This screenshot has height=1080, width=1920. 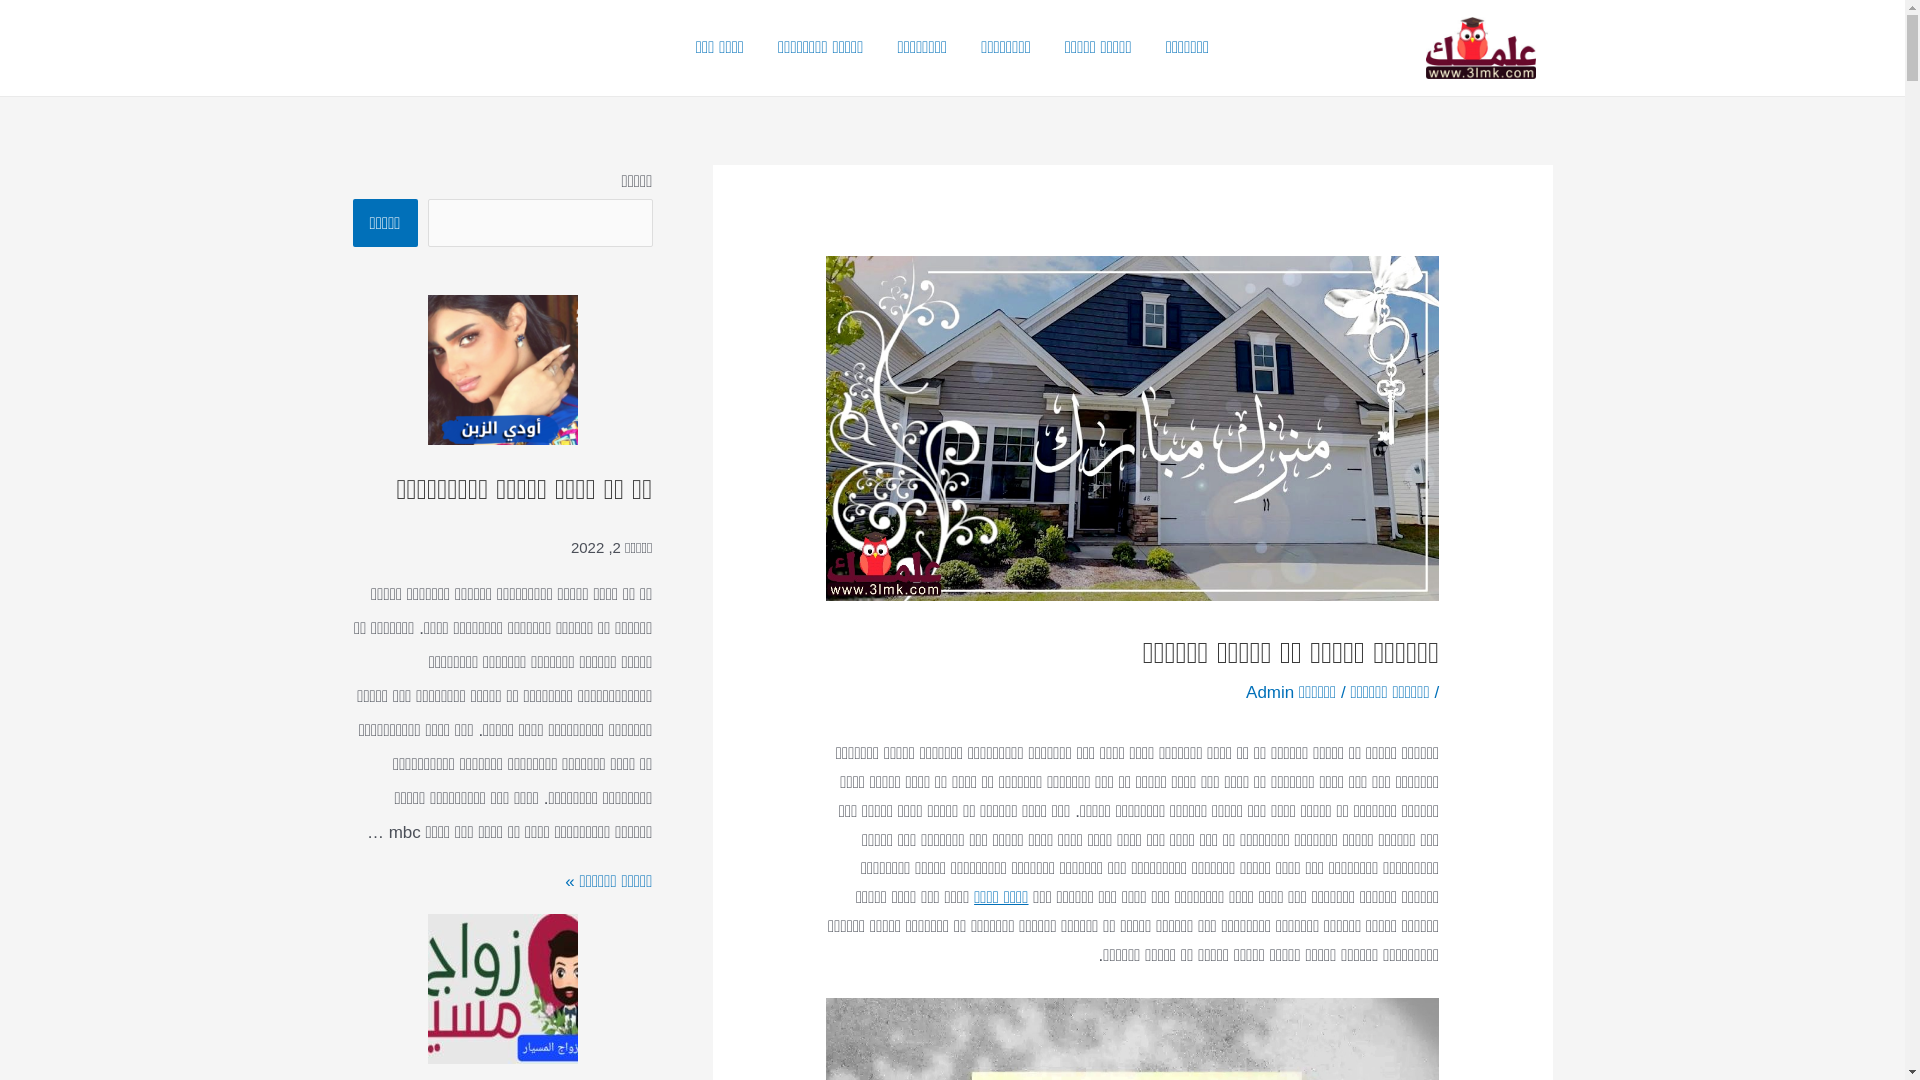 What do you see at coordinates (1245, 691) in the screenshot?
I see `'Admin'` at bounding box center [1245, 691].